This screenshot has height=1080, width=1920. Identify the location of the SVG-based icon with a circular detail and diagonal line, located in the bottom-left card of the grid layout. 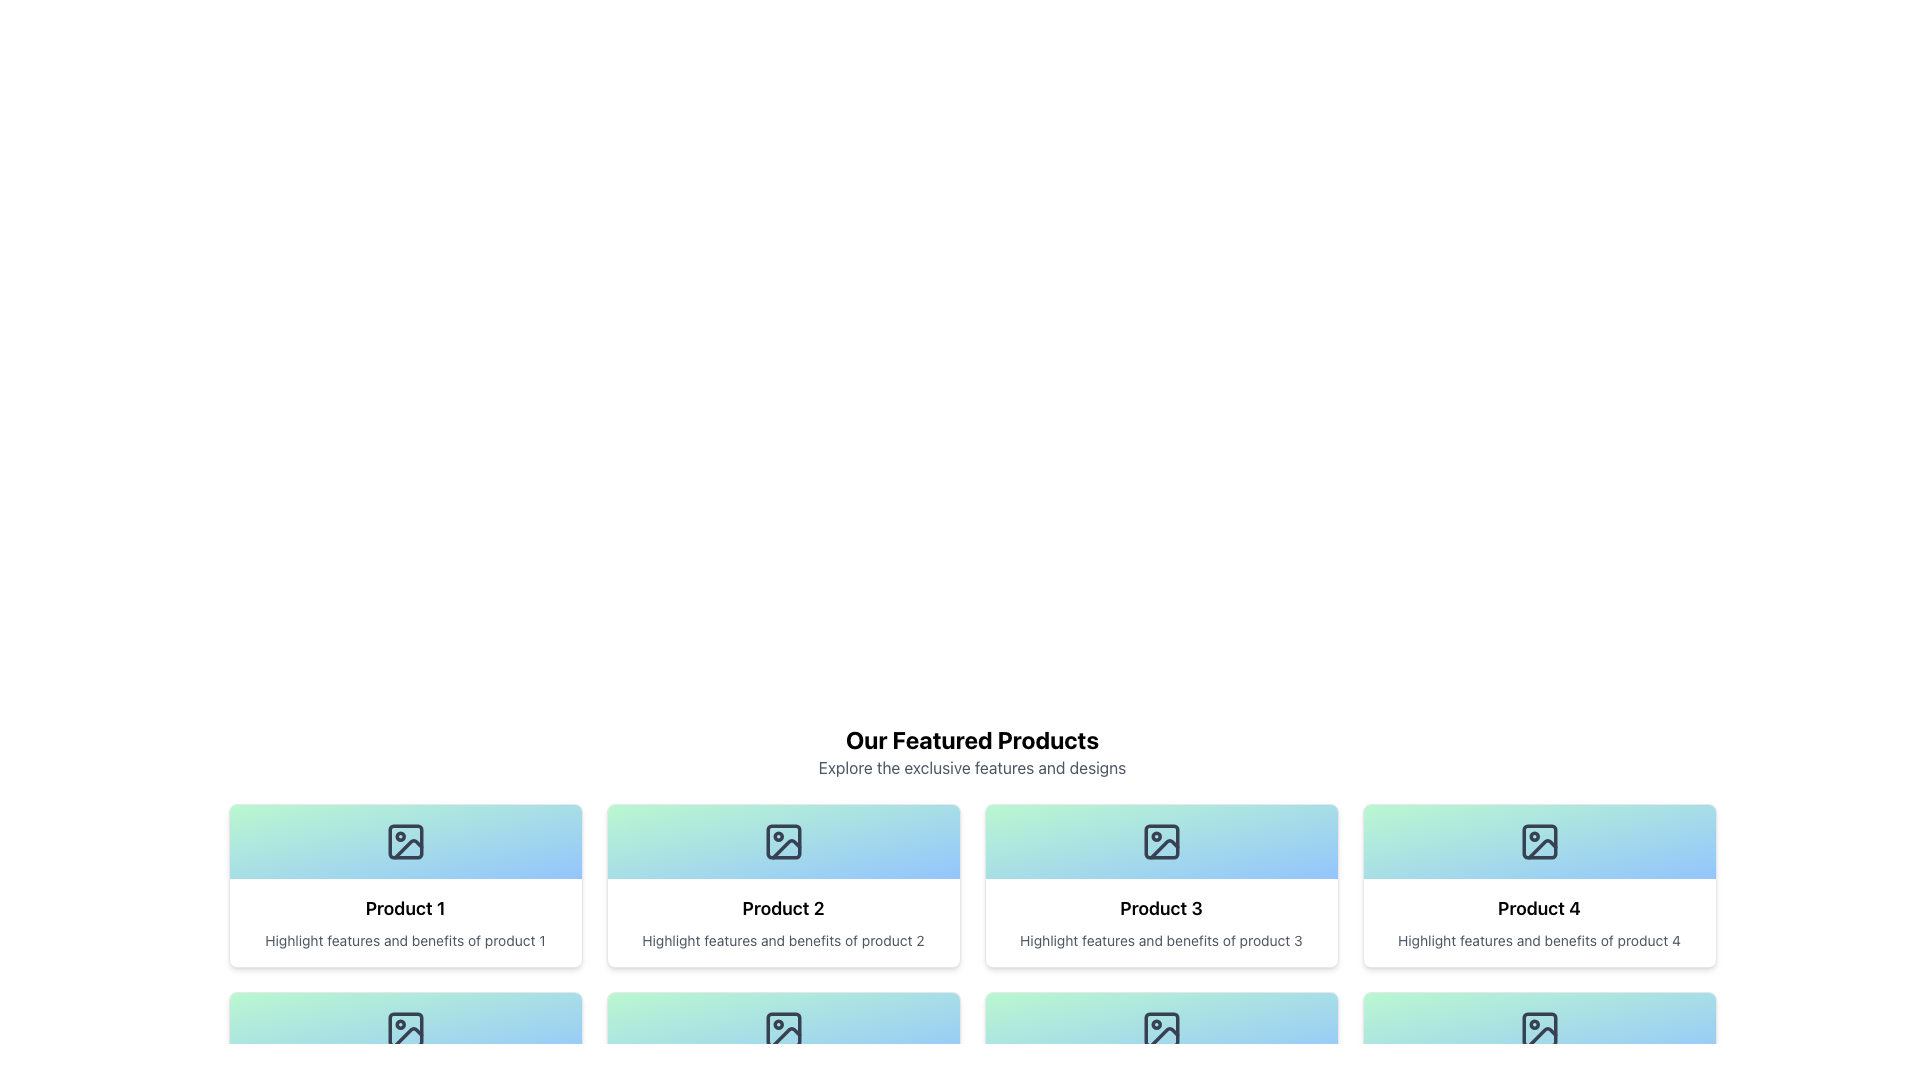
(782, 1029).